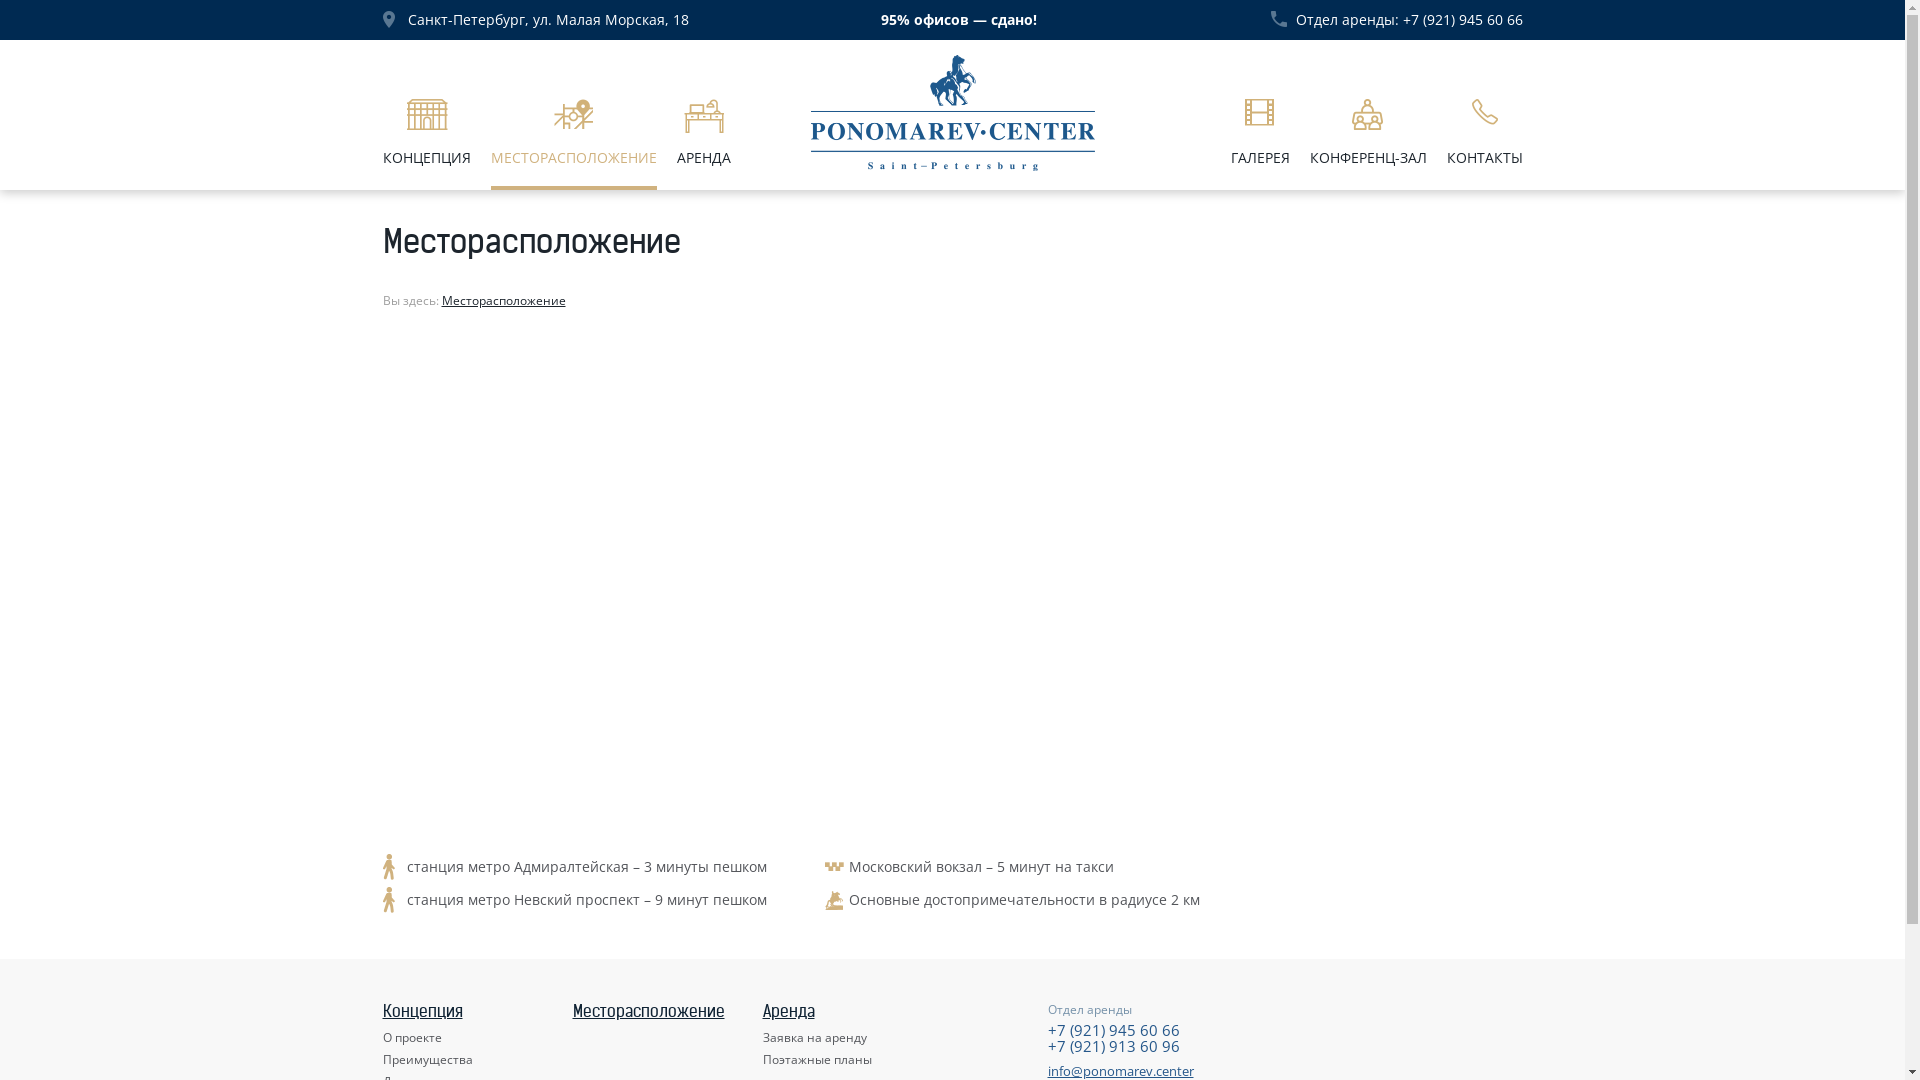  What do you see at coordinates (1112, 1044) in the screenshot?
I see `'+7 (921) 913 60 96'` at bounding box center [1112, 1044].